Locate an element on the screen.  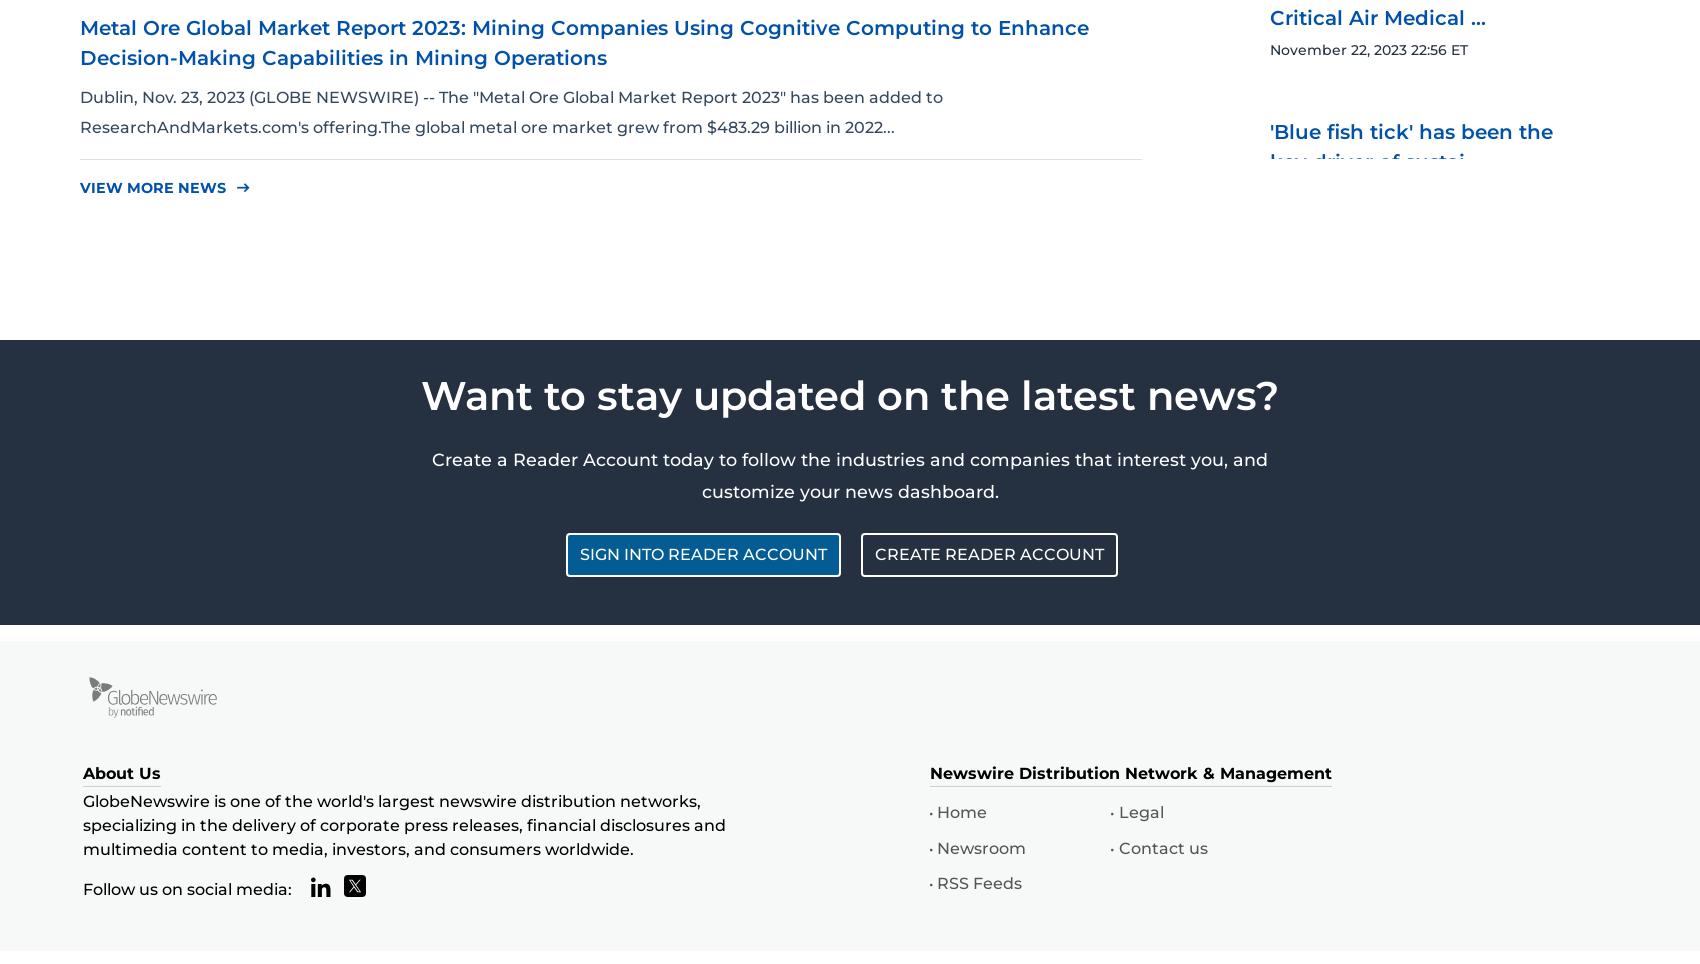
'Contact us' is located at coordinates (1162, 847).